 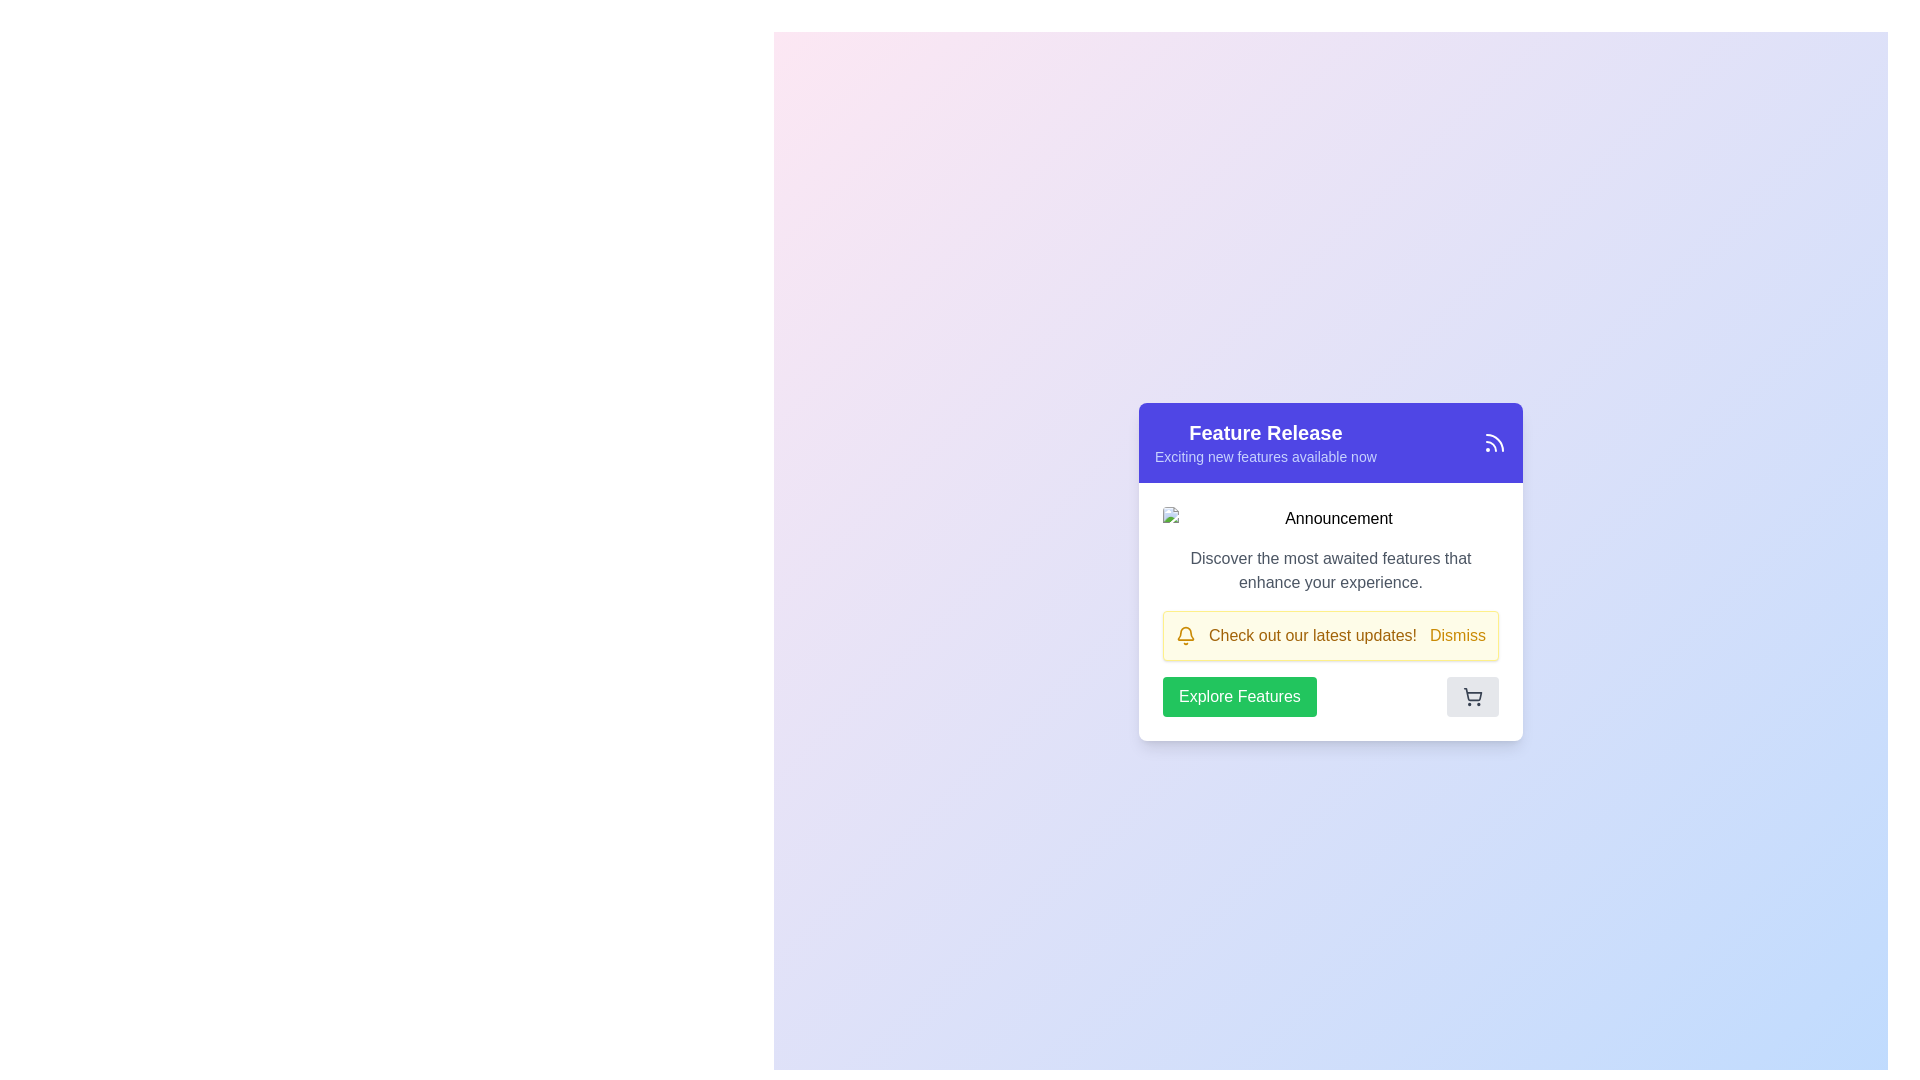 I want to click on the yellow bell icon representing notifications, which is positioned on the left side of the notification bar before the text content, so click(x=1185, y=636).